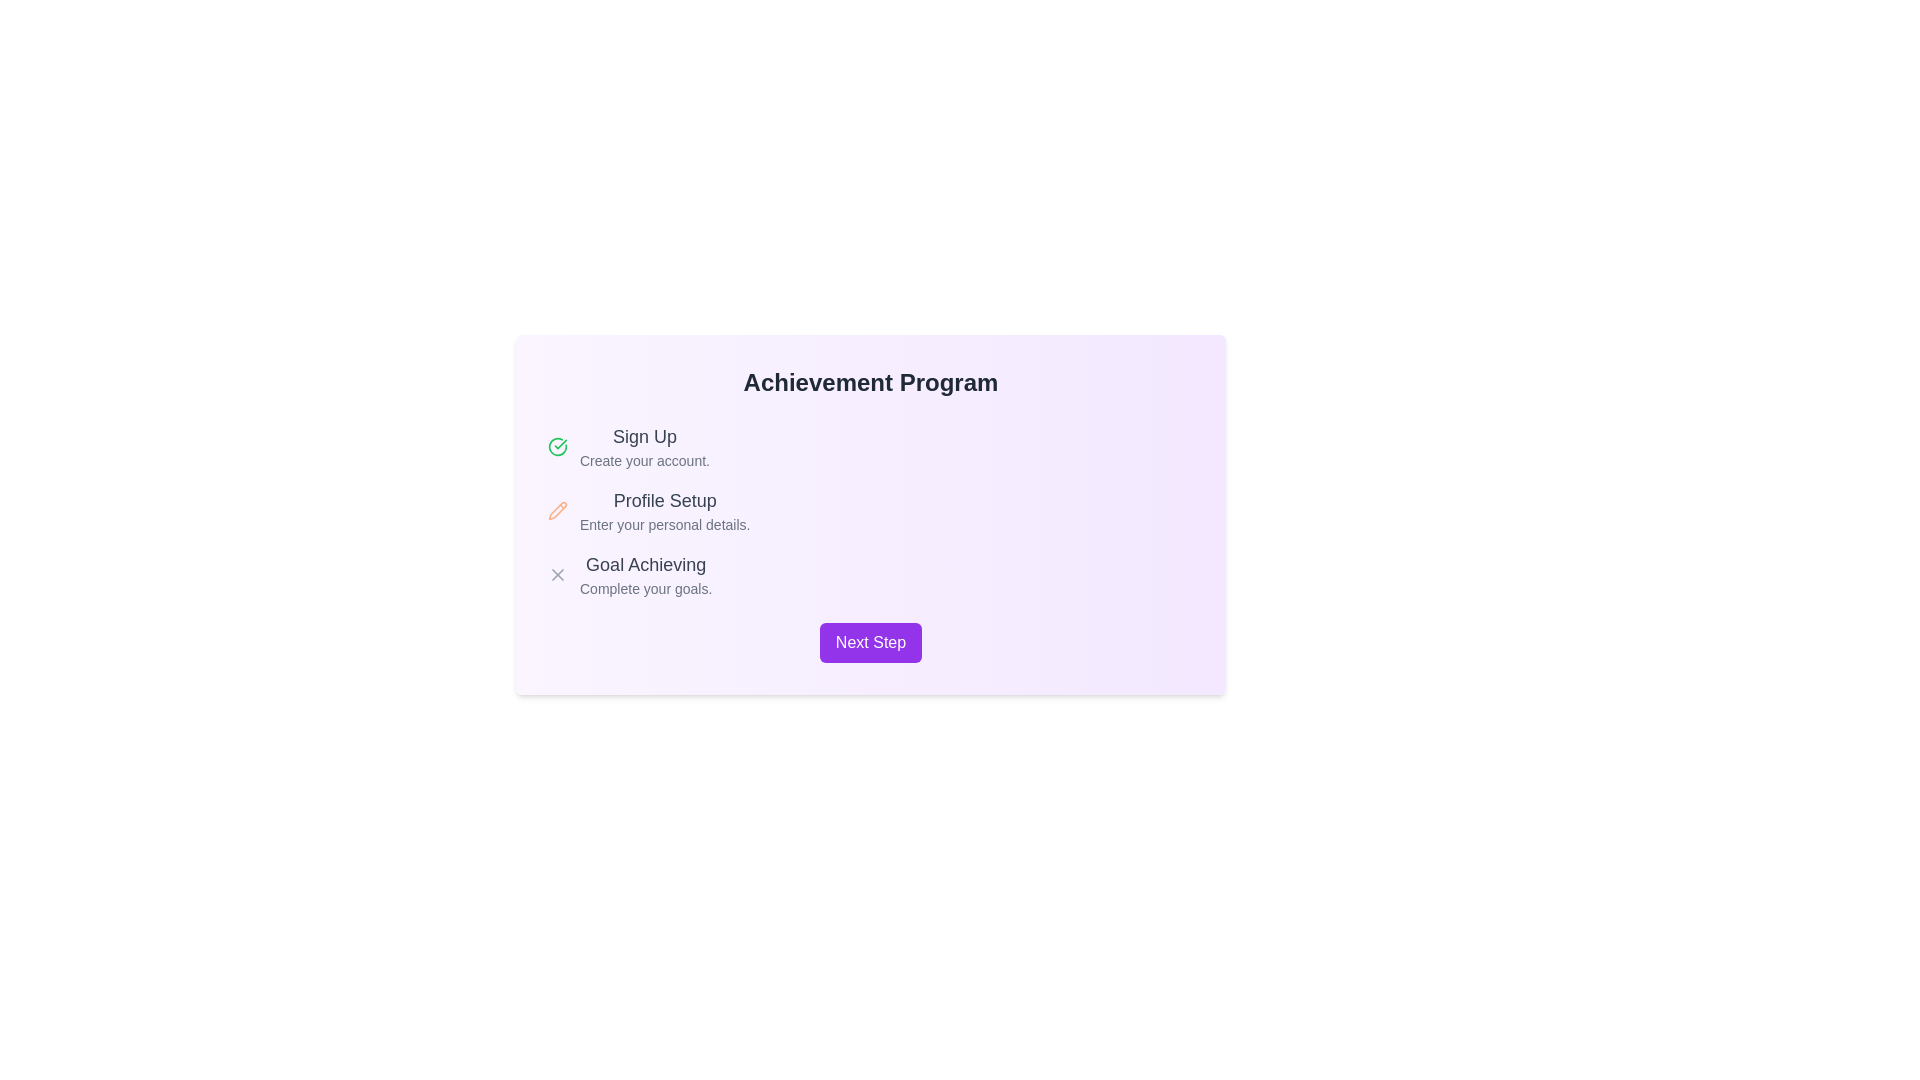 Image resolution: width=1920 pixels, height=1080 pixels. What do you see at coordinates (665, 500) in the screenshot?
I see `the 'Profile Setup' text label, which features bold gray text and is positioned centrally above the subtext 'Enter your personal details' in the second row of the layout` at bounding box center [665, 500].